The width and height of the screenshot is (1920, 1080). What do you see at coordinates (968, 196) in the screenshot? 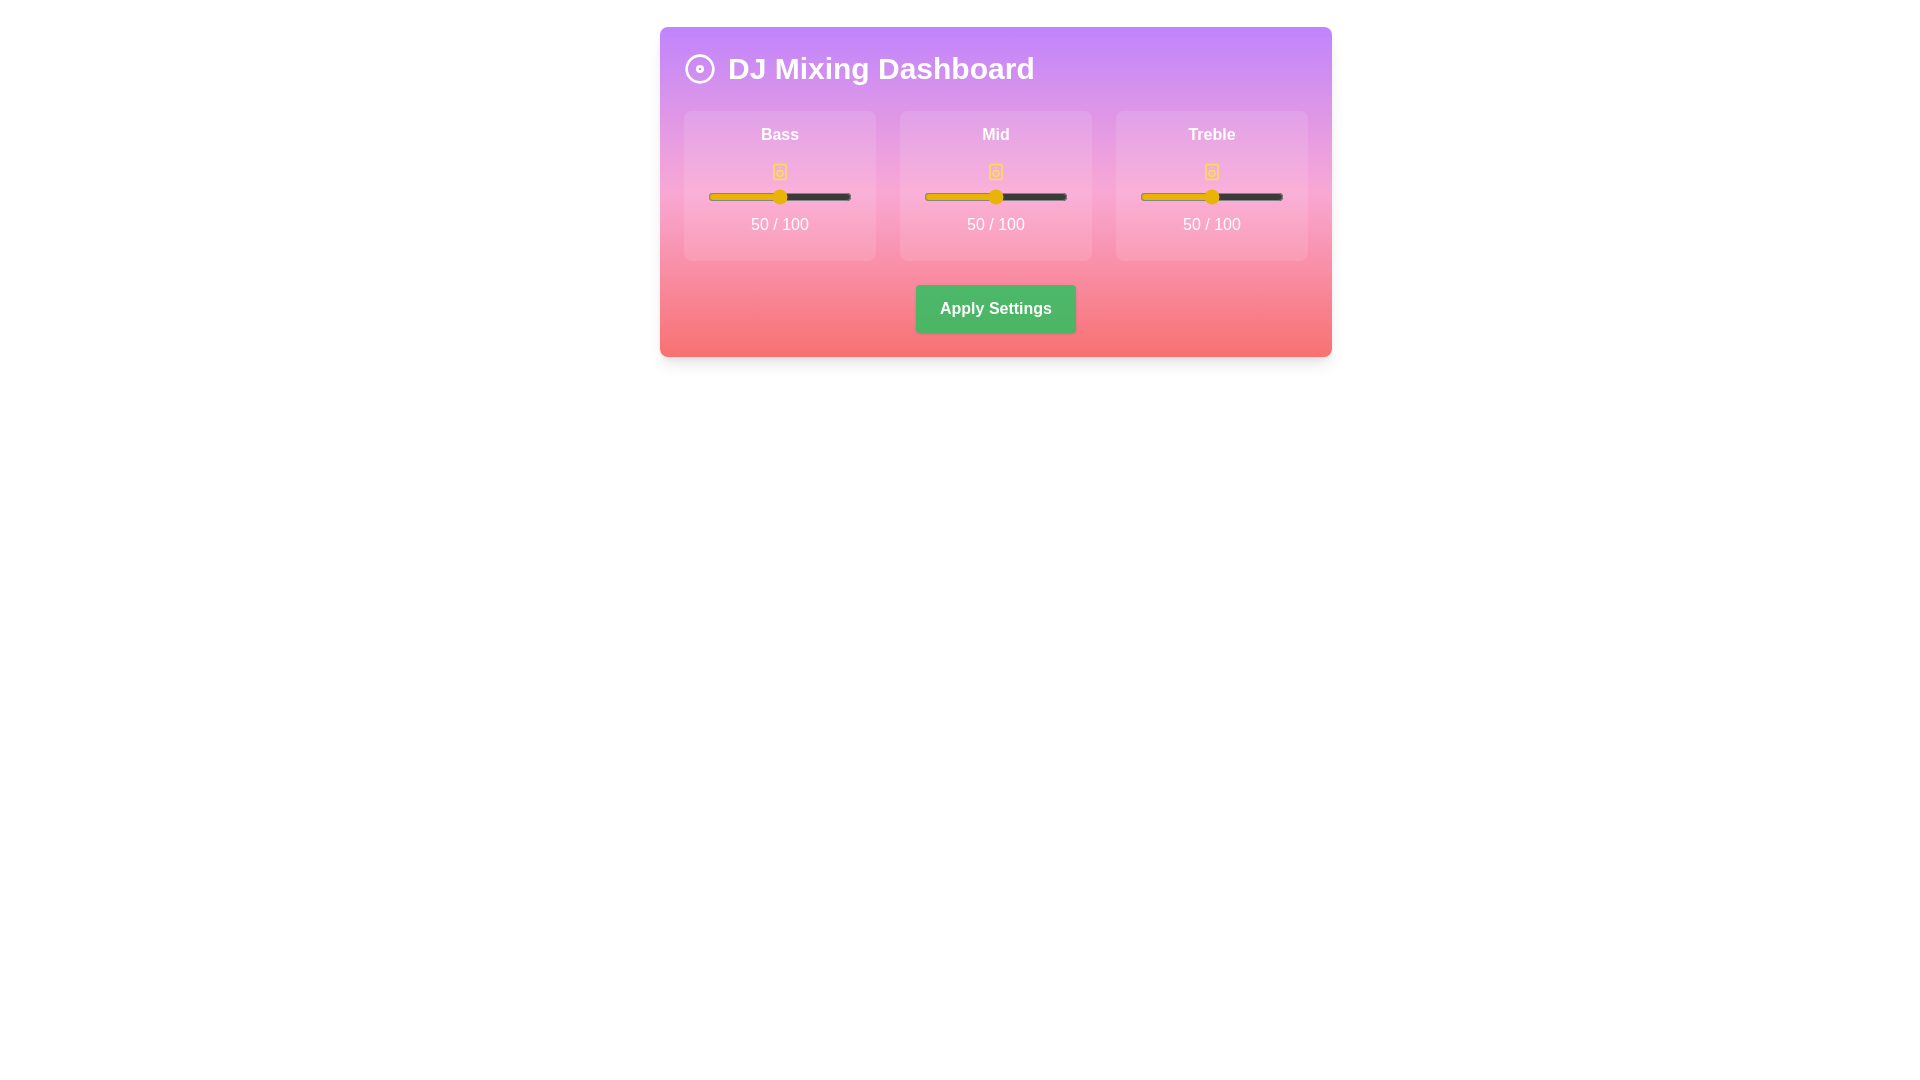
I see `the mid slider to set its value to 31` at bounding box center [968, 196].